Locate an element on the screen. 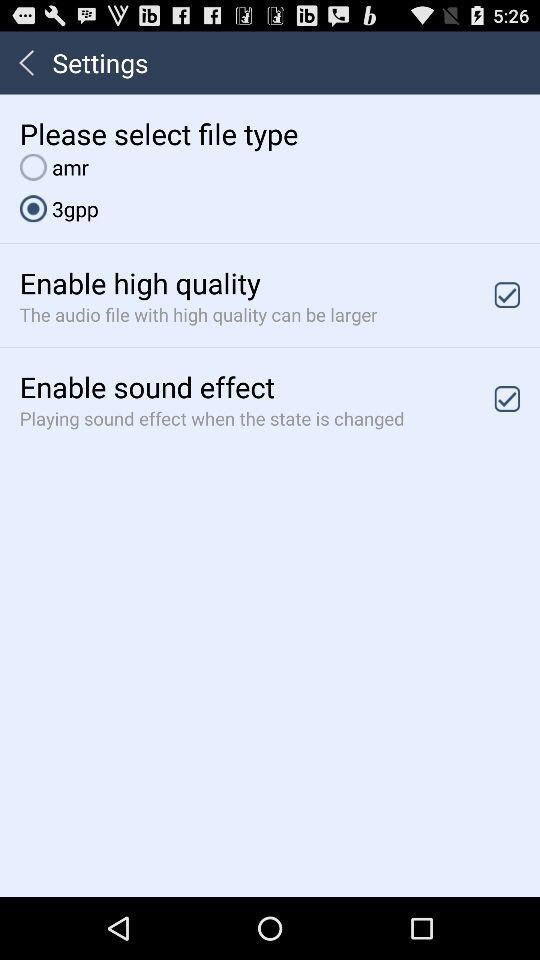 The width and height of the screenshot is (540, 960). app to the right of the the audio file is located at coordinates (507, 294).